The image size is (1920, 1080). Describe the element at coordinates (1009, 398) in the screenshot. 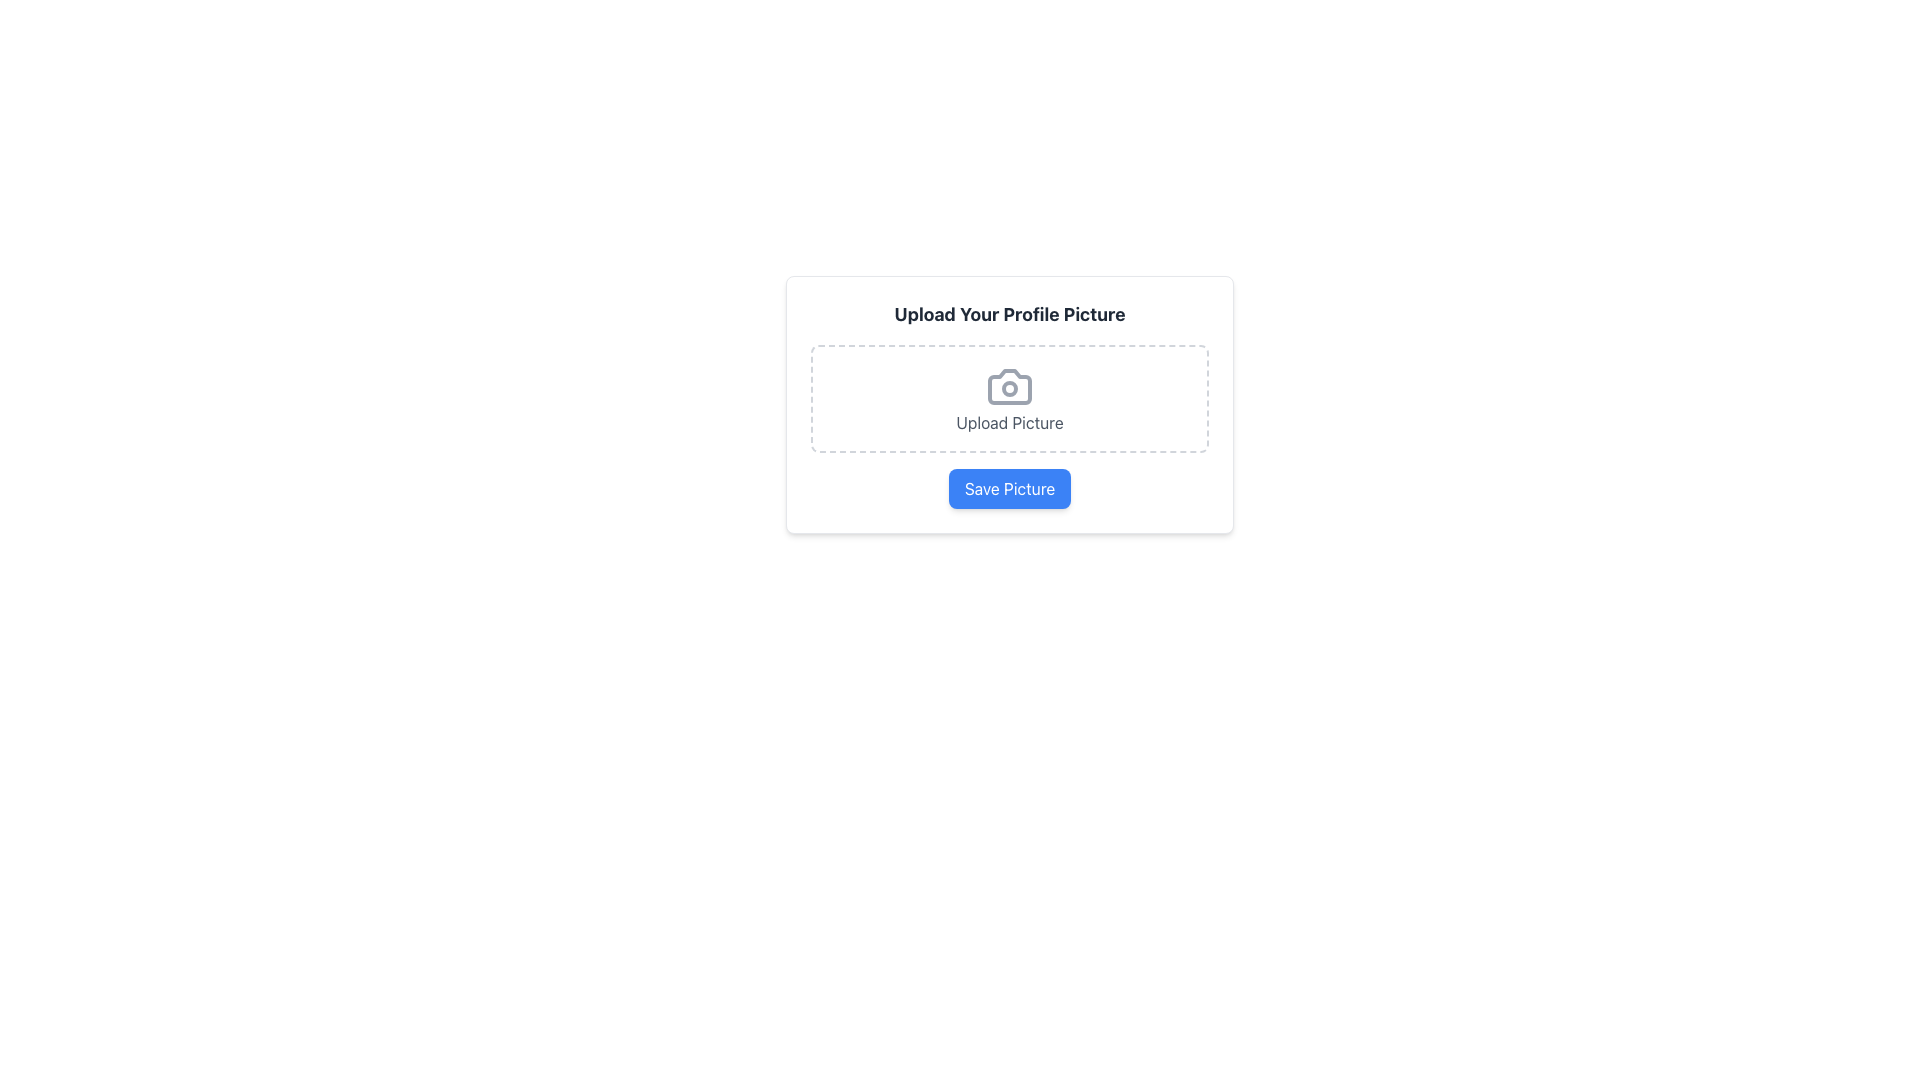

I see `and drop a file onto the clickable area with a camera icon and 'Upload Picture' text prompt` at that location.